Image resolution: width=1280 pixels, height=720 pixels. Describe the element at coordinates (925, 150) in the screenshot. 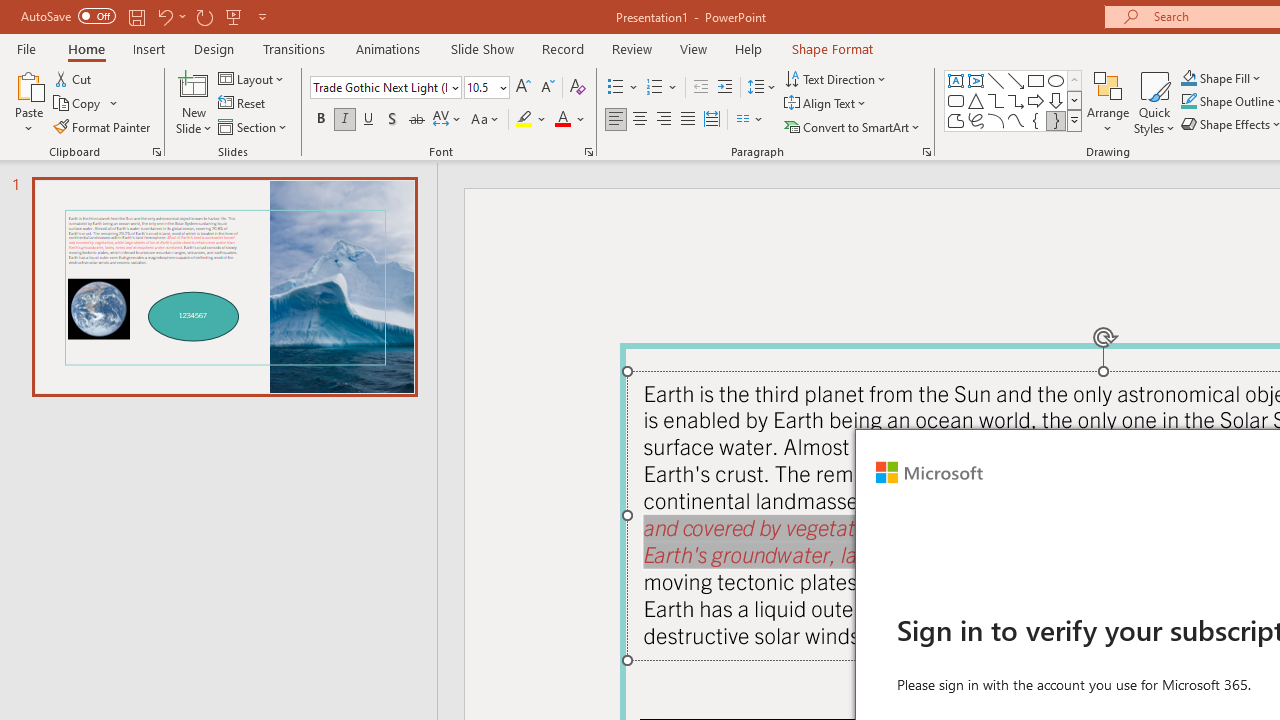

I see `'Paragraph...'` at that location.